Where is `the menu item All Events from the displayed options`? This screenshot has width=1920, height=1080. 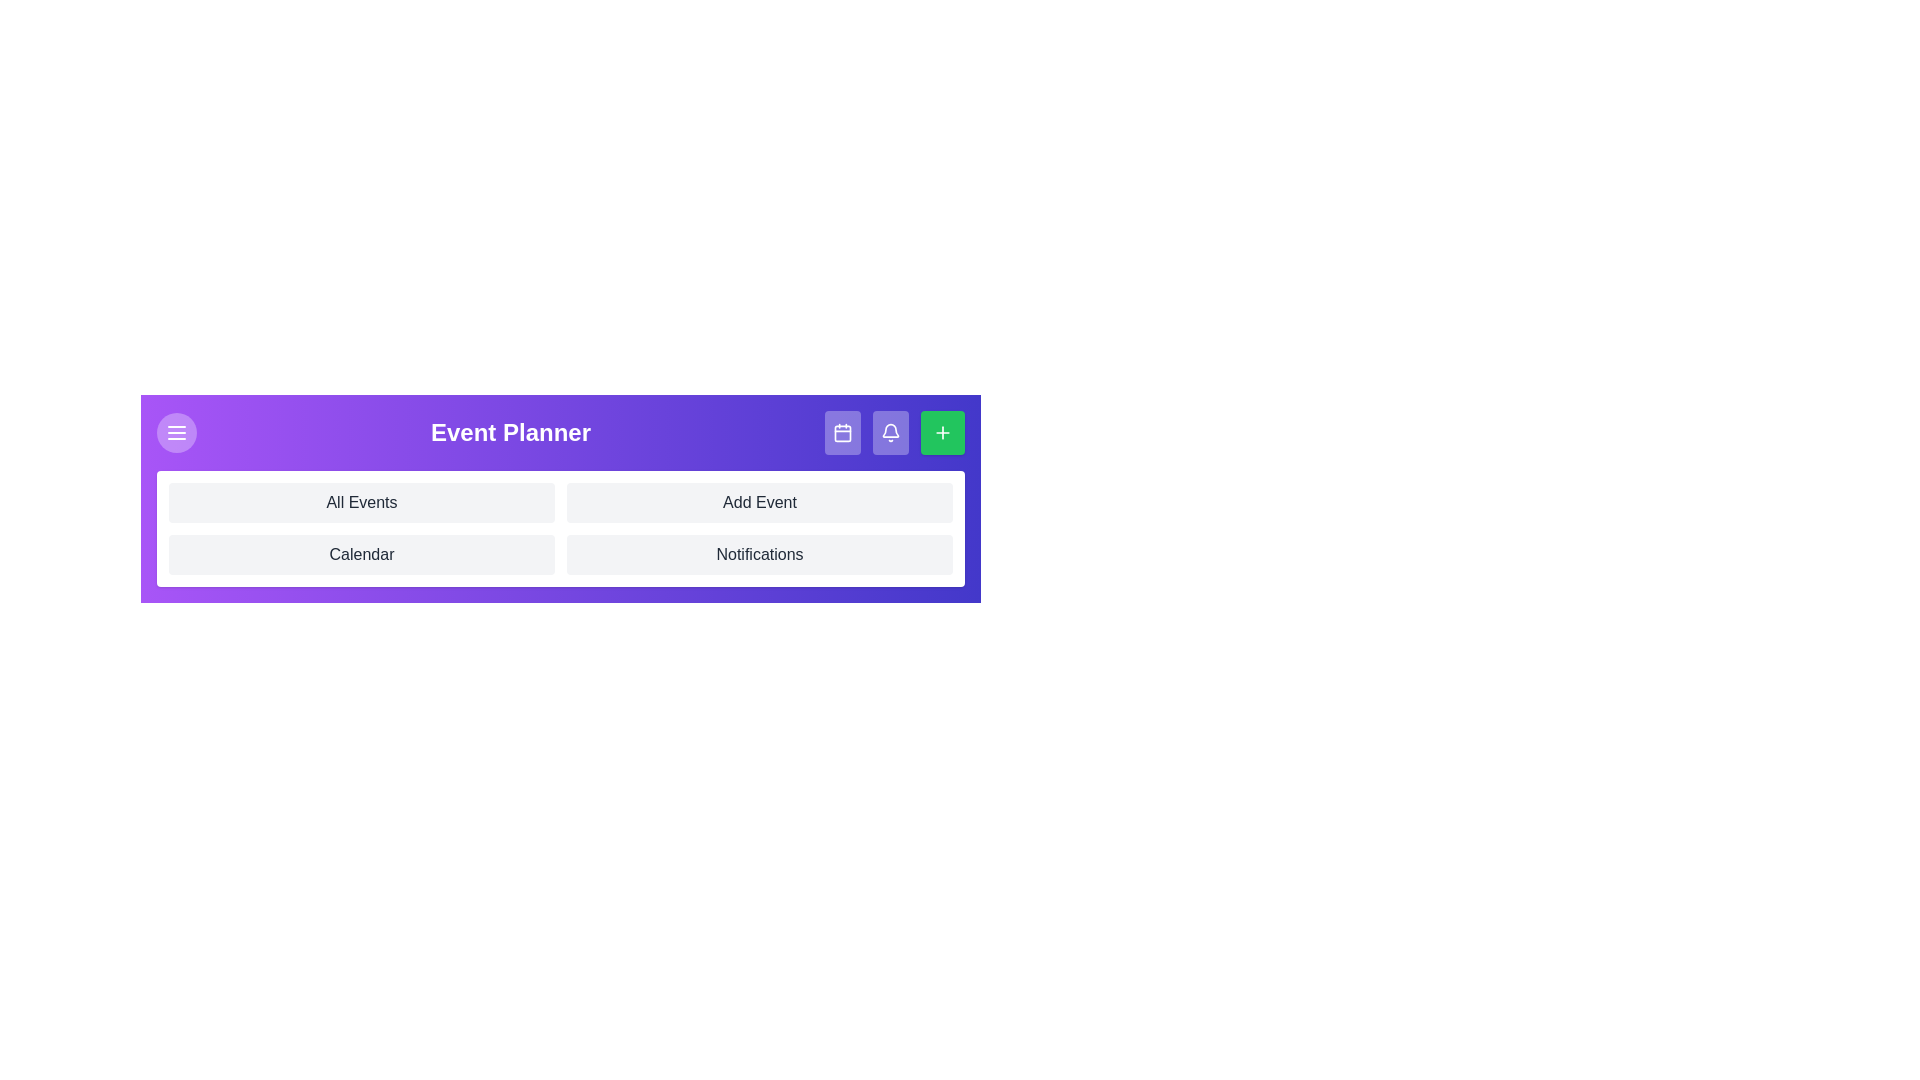 the menu item All Events from the displayed options is located at coordinates (361, 501).